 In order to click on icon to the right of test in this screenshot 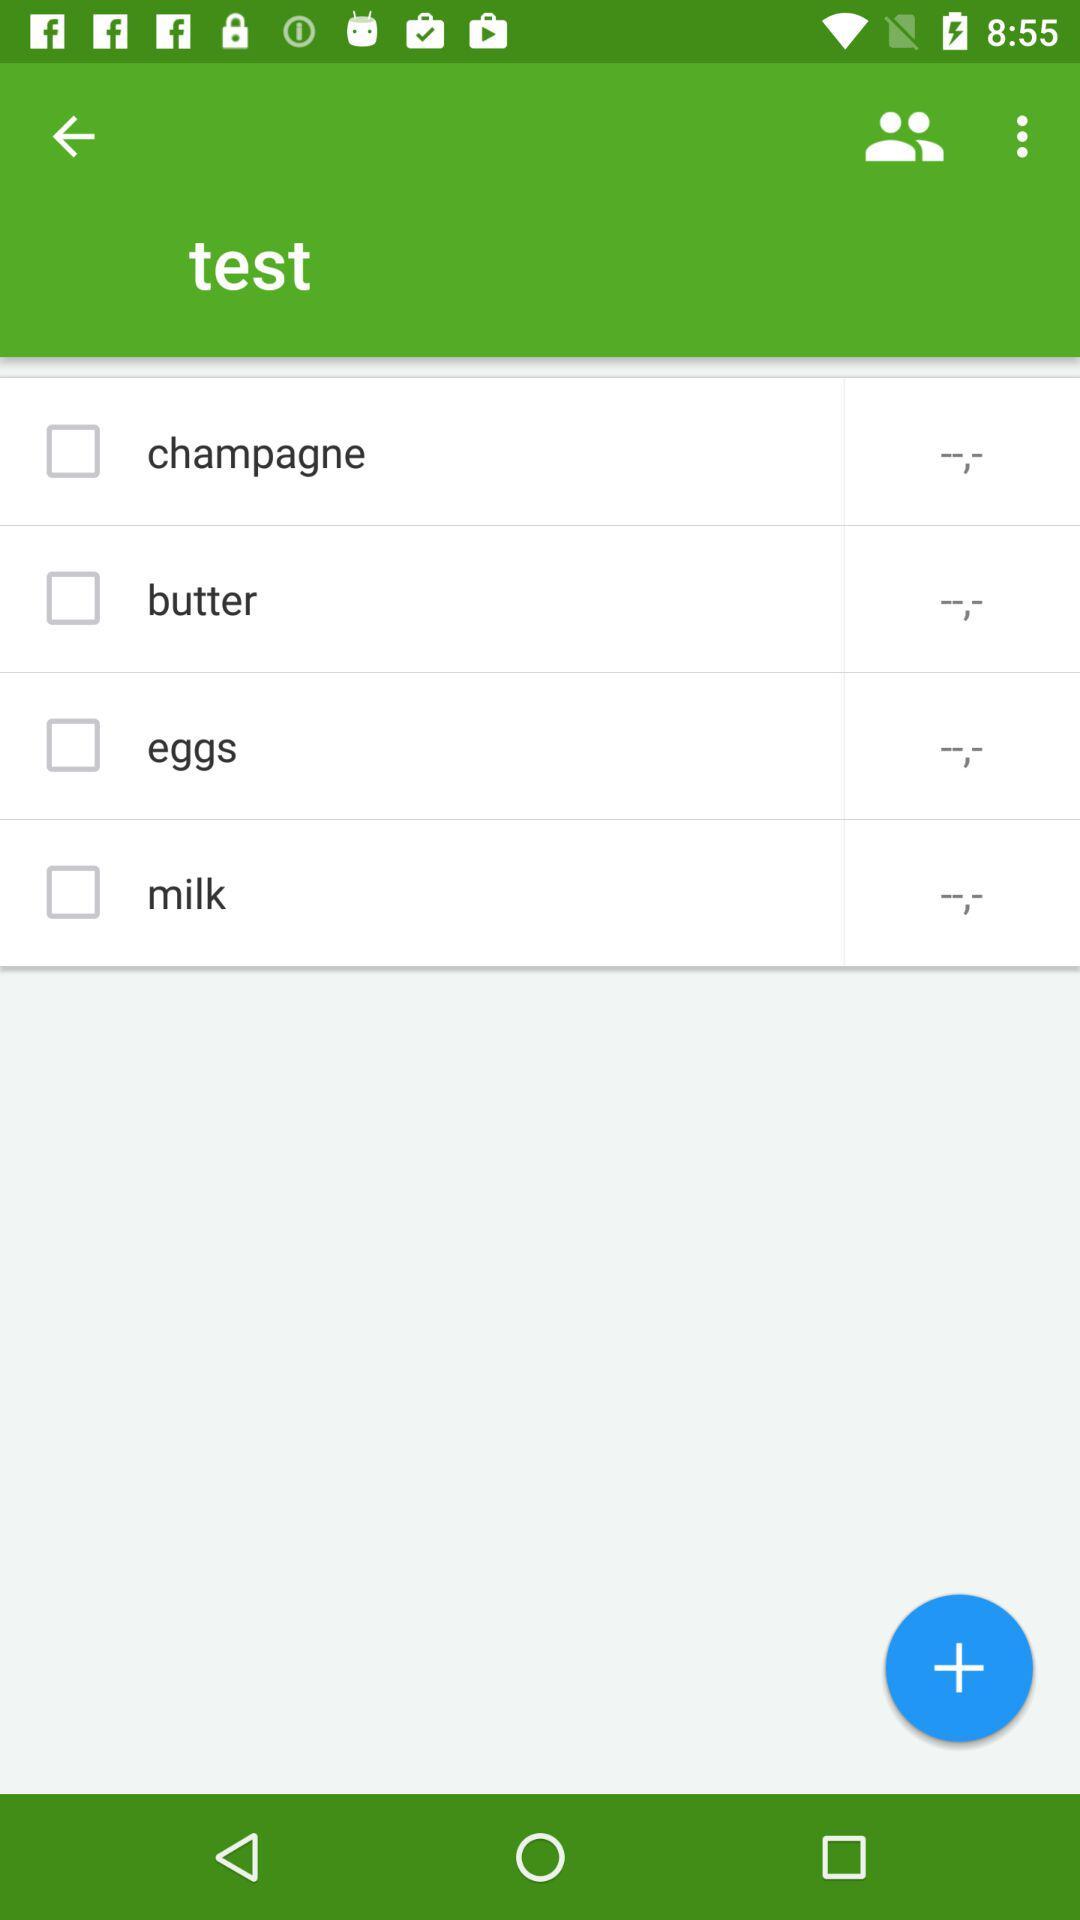, I will do `click(904, 135)`.